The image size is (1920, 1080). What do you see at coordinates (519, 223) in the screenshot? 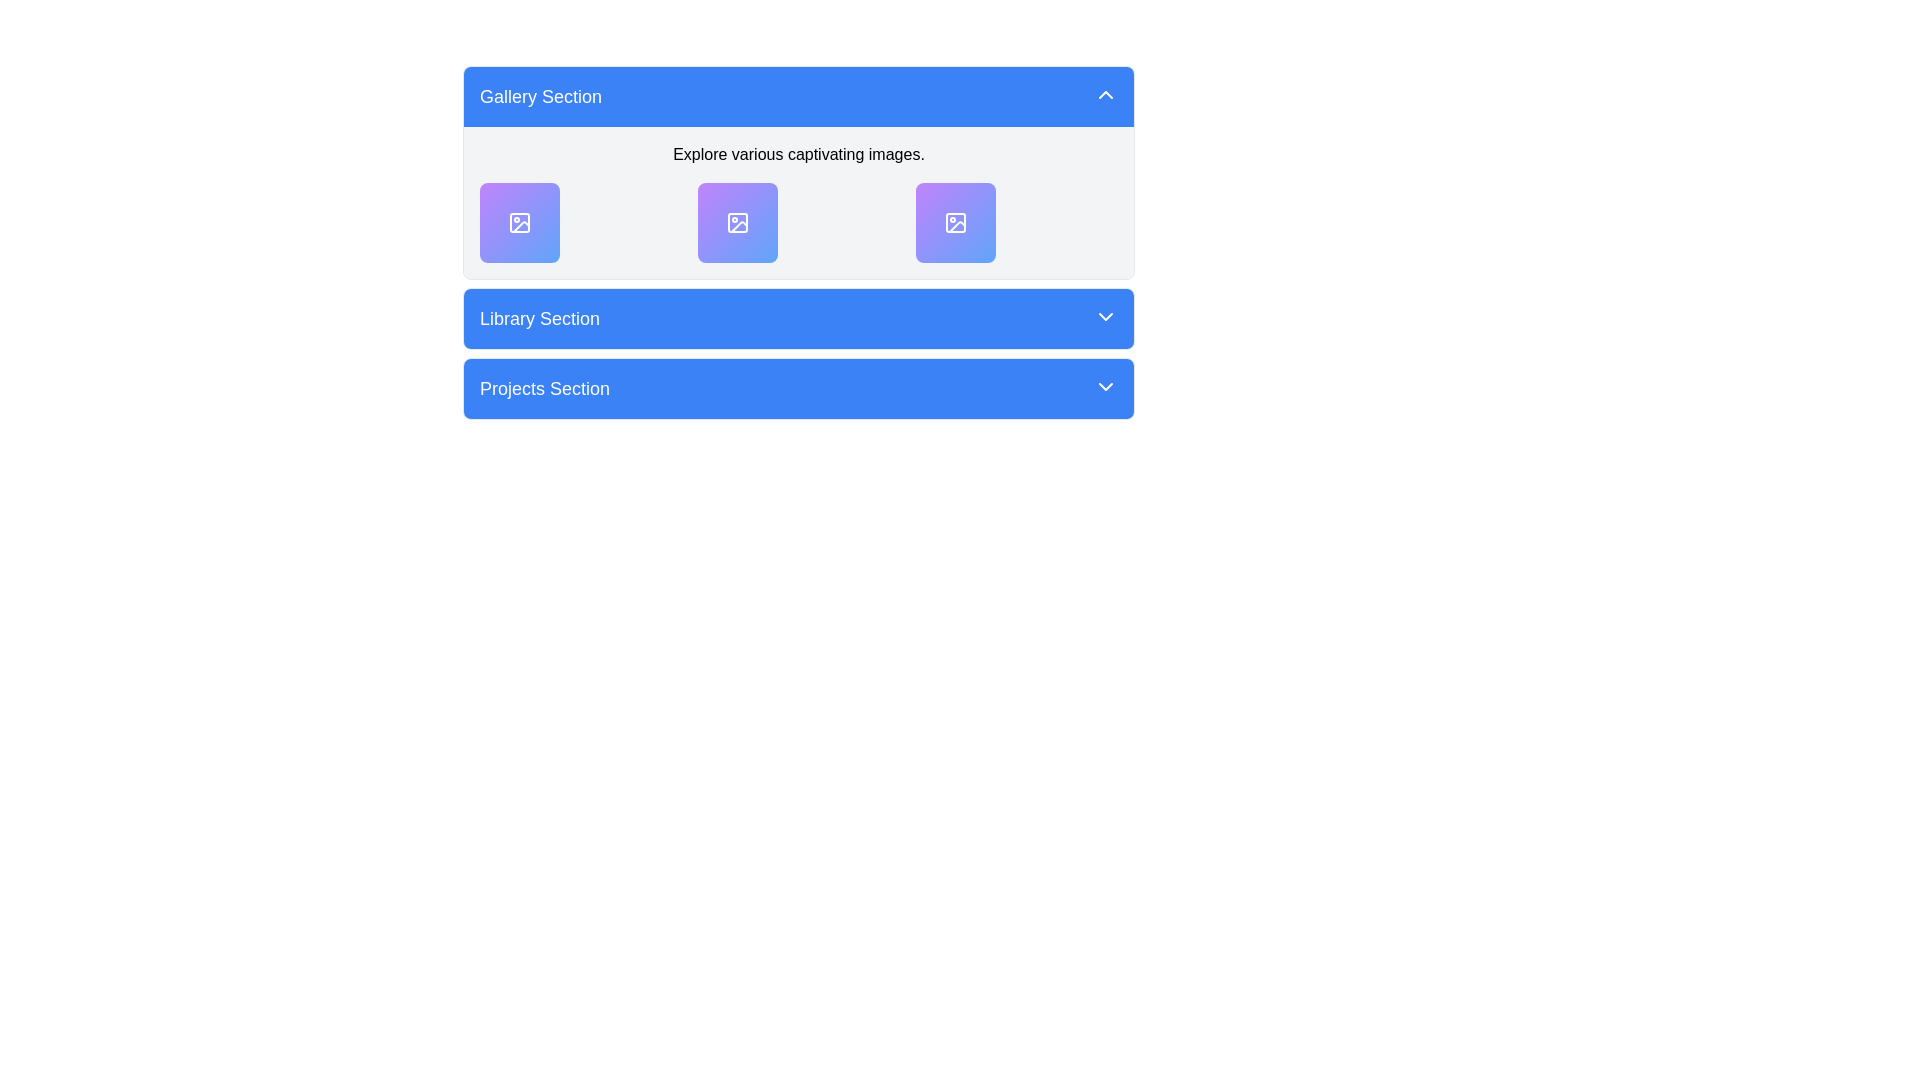
I see `the visual design of the SVG rectangle element located in the first icon of the Gallery Section` at bounding box center [519, 223].